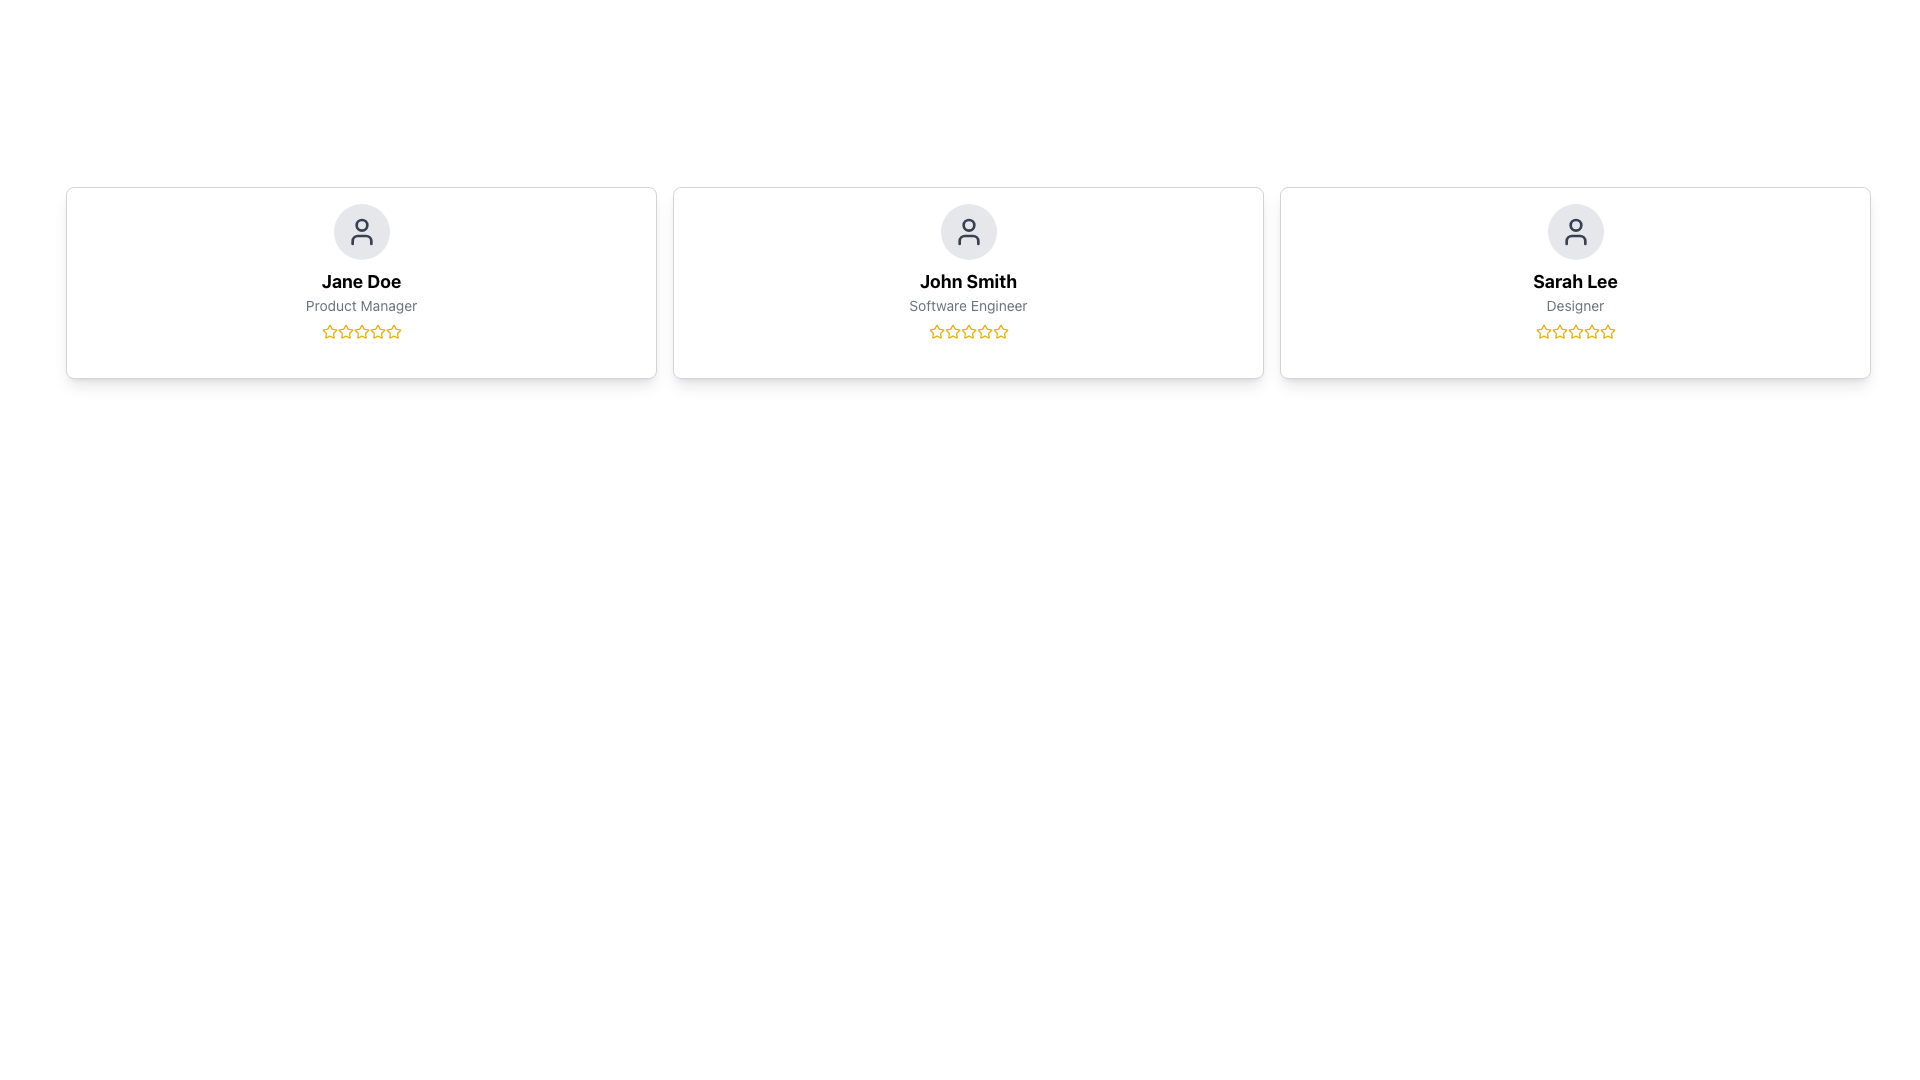  I want to click on the rectangular stroke of the user profile icon for 'Sarah Lee', which is part of an SVG graphic located in the user card, so click(1574, 238).